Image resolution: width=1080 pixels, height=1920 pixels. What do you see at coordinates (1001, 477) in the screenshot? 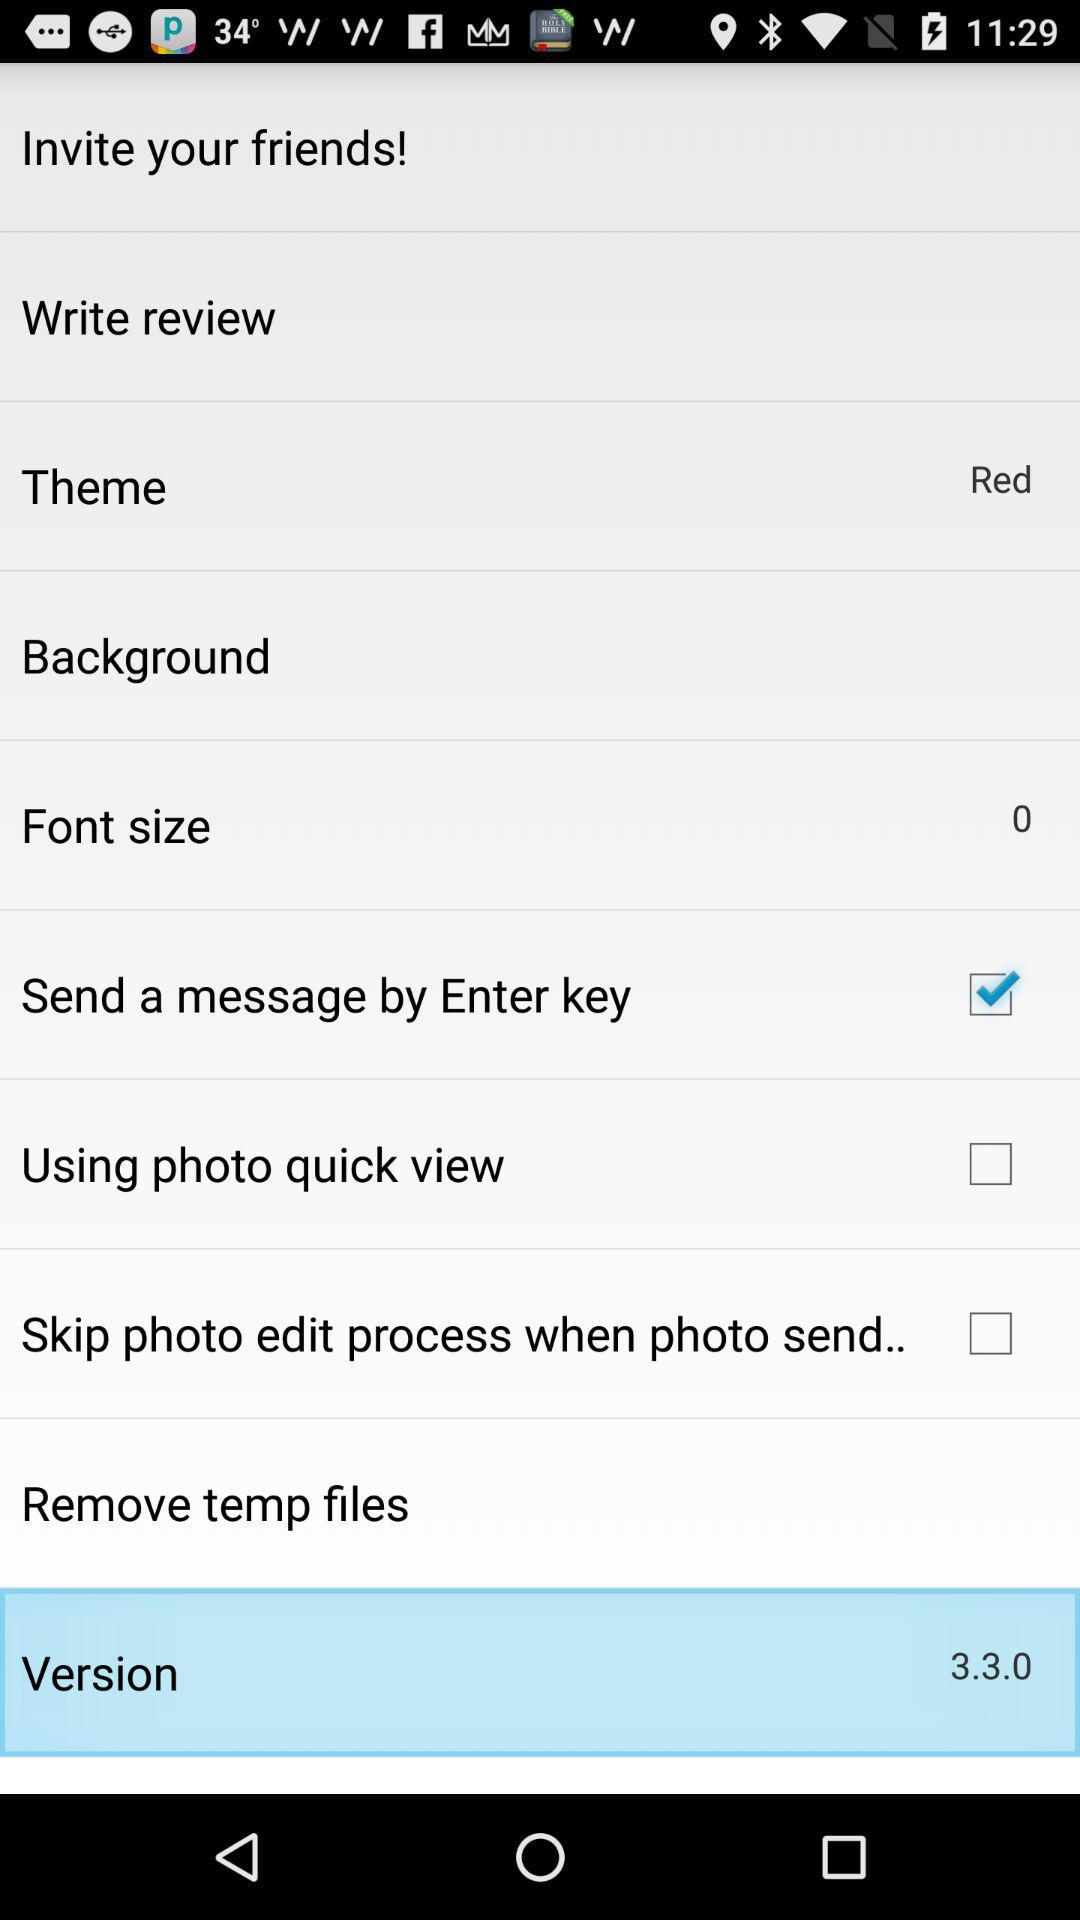
I see `app above the 0 item` at bounding box center [1001, 477].